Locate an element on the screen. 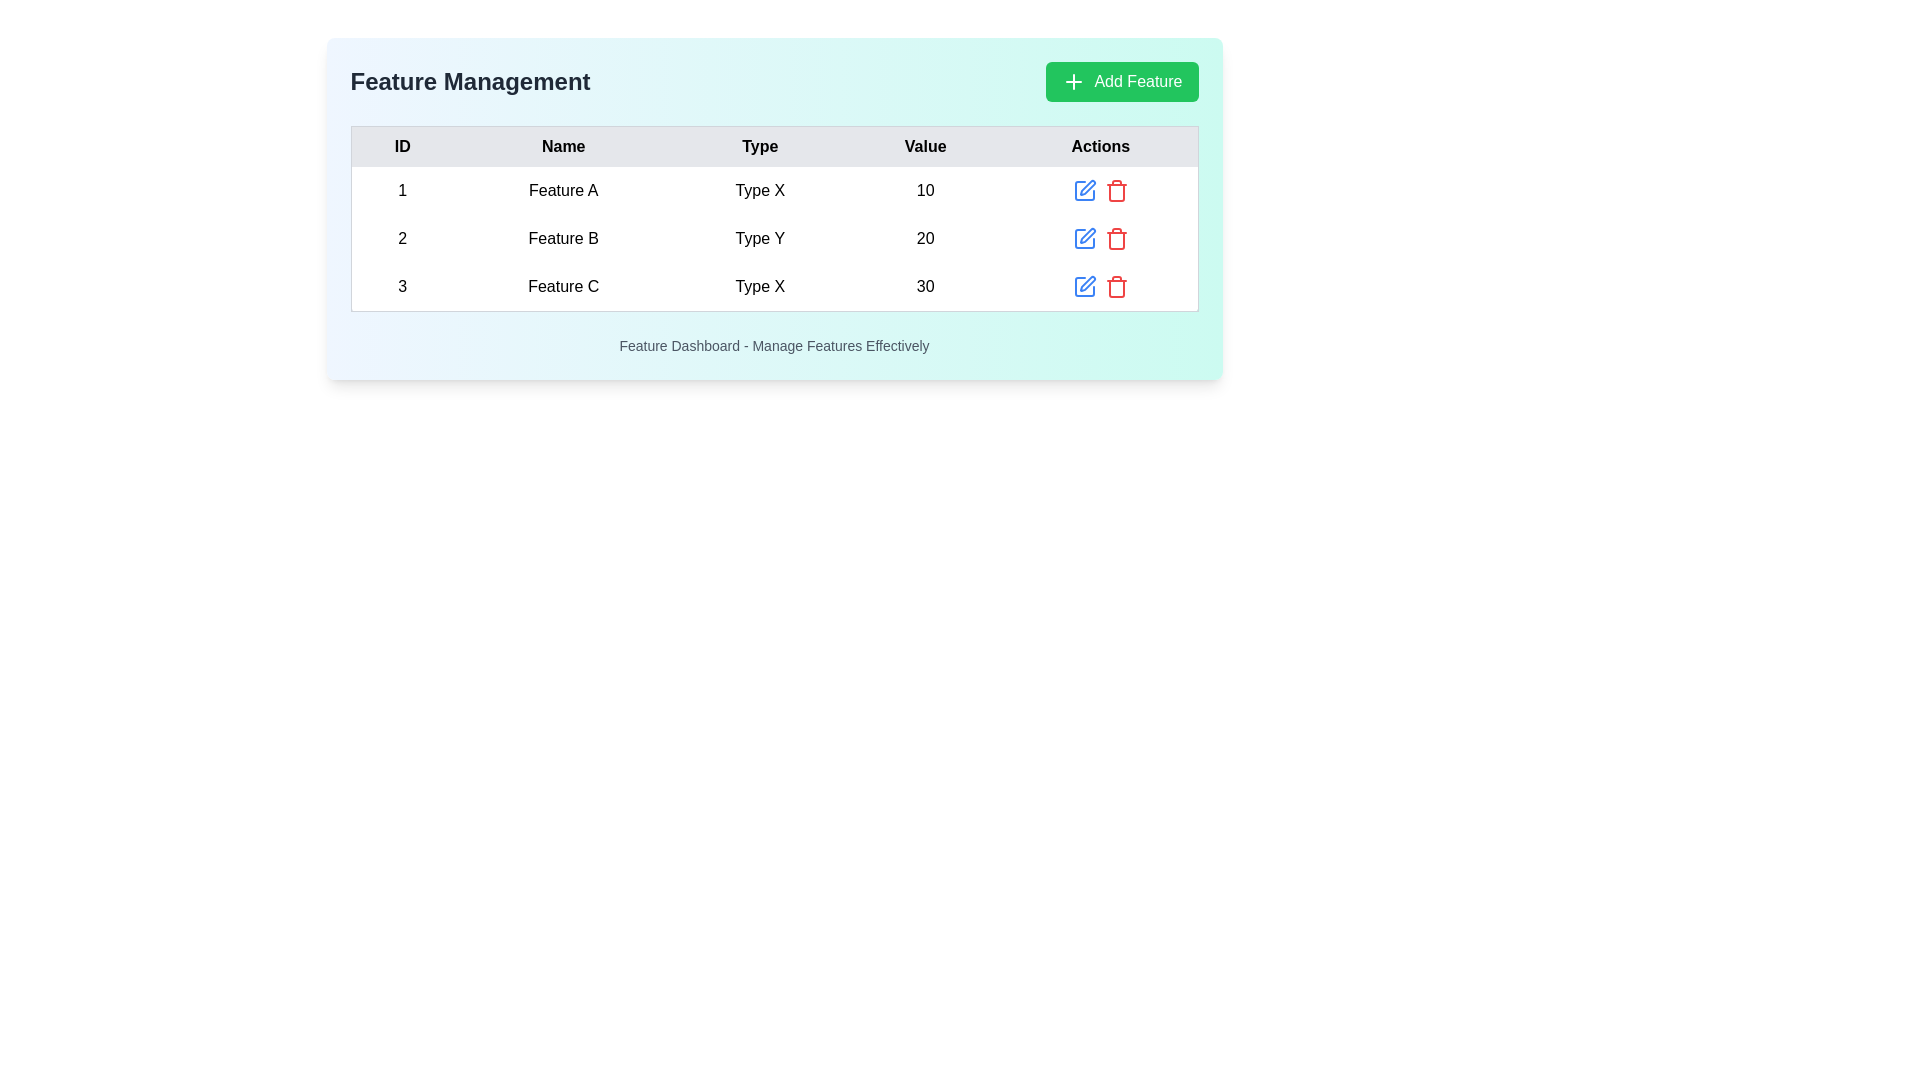 The width and height of the screenshot is (1920, 1080). the static text element displaying the number '2' located in the second row under the 'ID' column of the table is located at coordinates (401, 238).